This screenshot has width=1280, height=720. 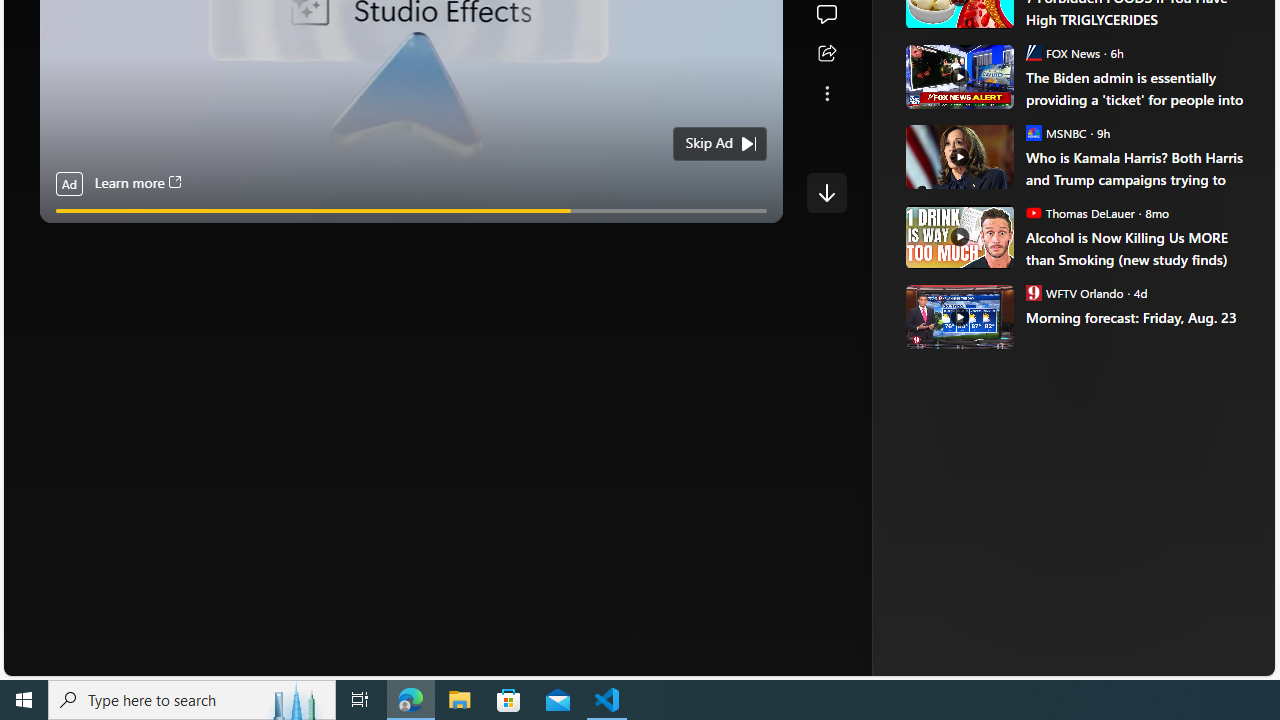 What do you see at coordinates (826, 192) in the screenshot?
I see `'Class: control'` at bounding box center [826, 192].